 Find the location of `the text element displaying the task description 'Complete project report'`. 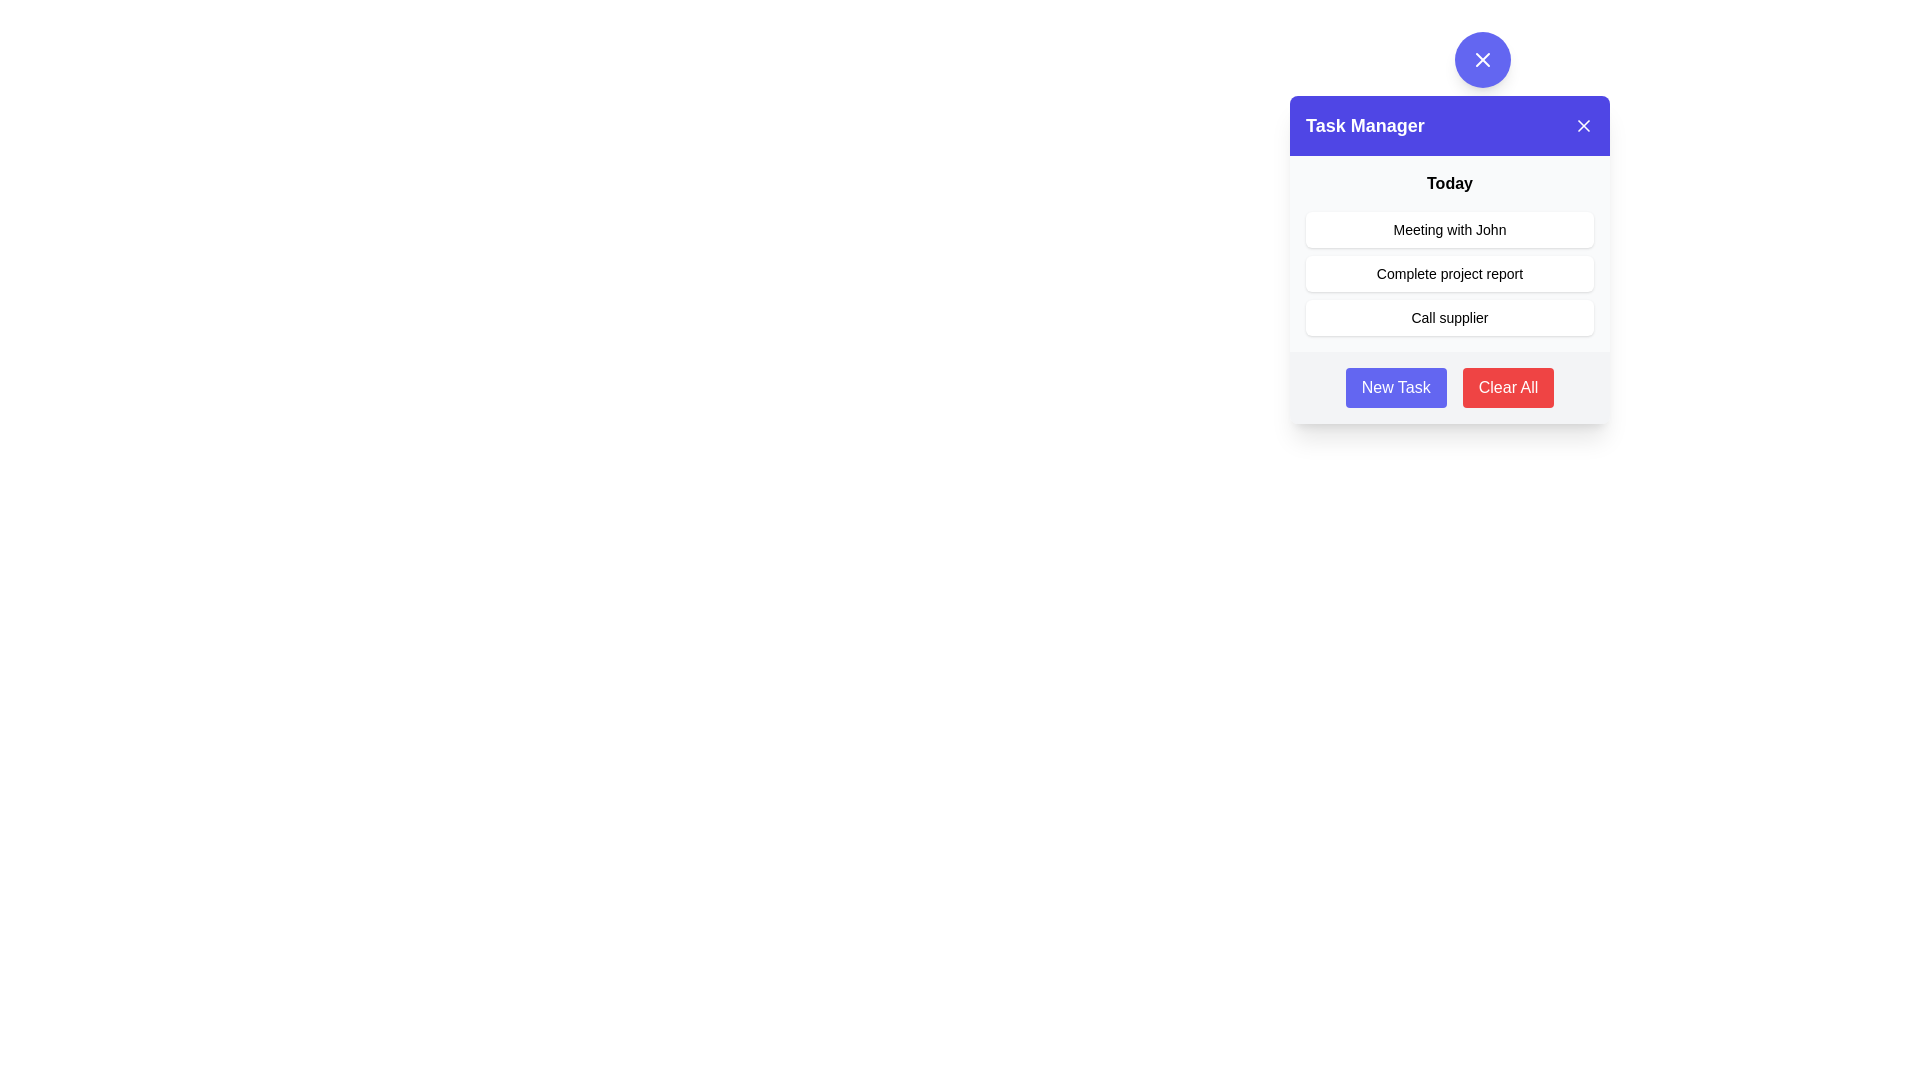

the text element displaying the task description 'Complete project report' is located at coordinates (1449, 273).